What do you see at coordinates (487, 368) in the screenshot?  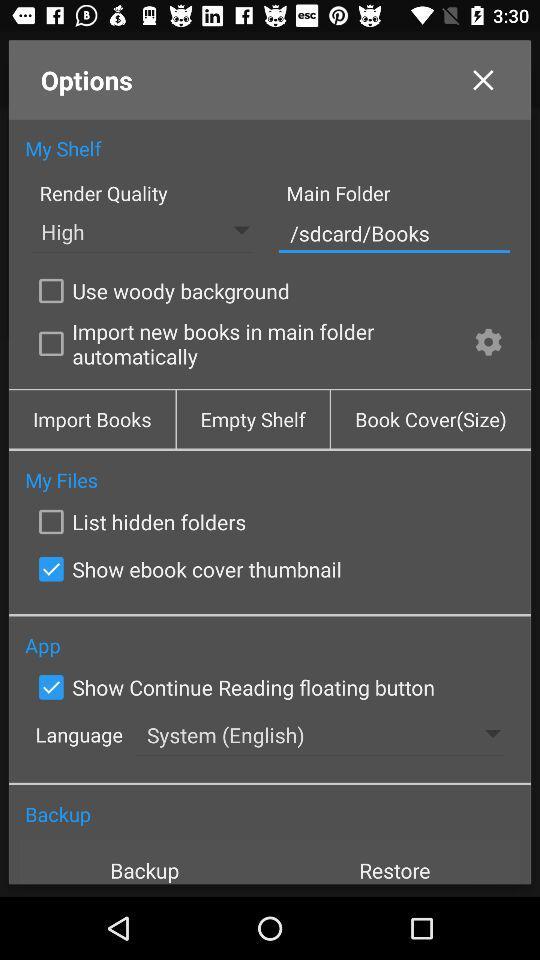 I see `the settings icon` at bounding box center [487, 368].